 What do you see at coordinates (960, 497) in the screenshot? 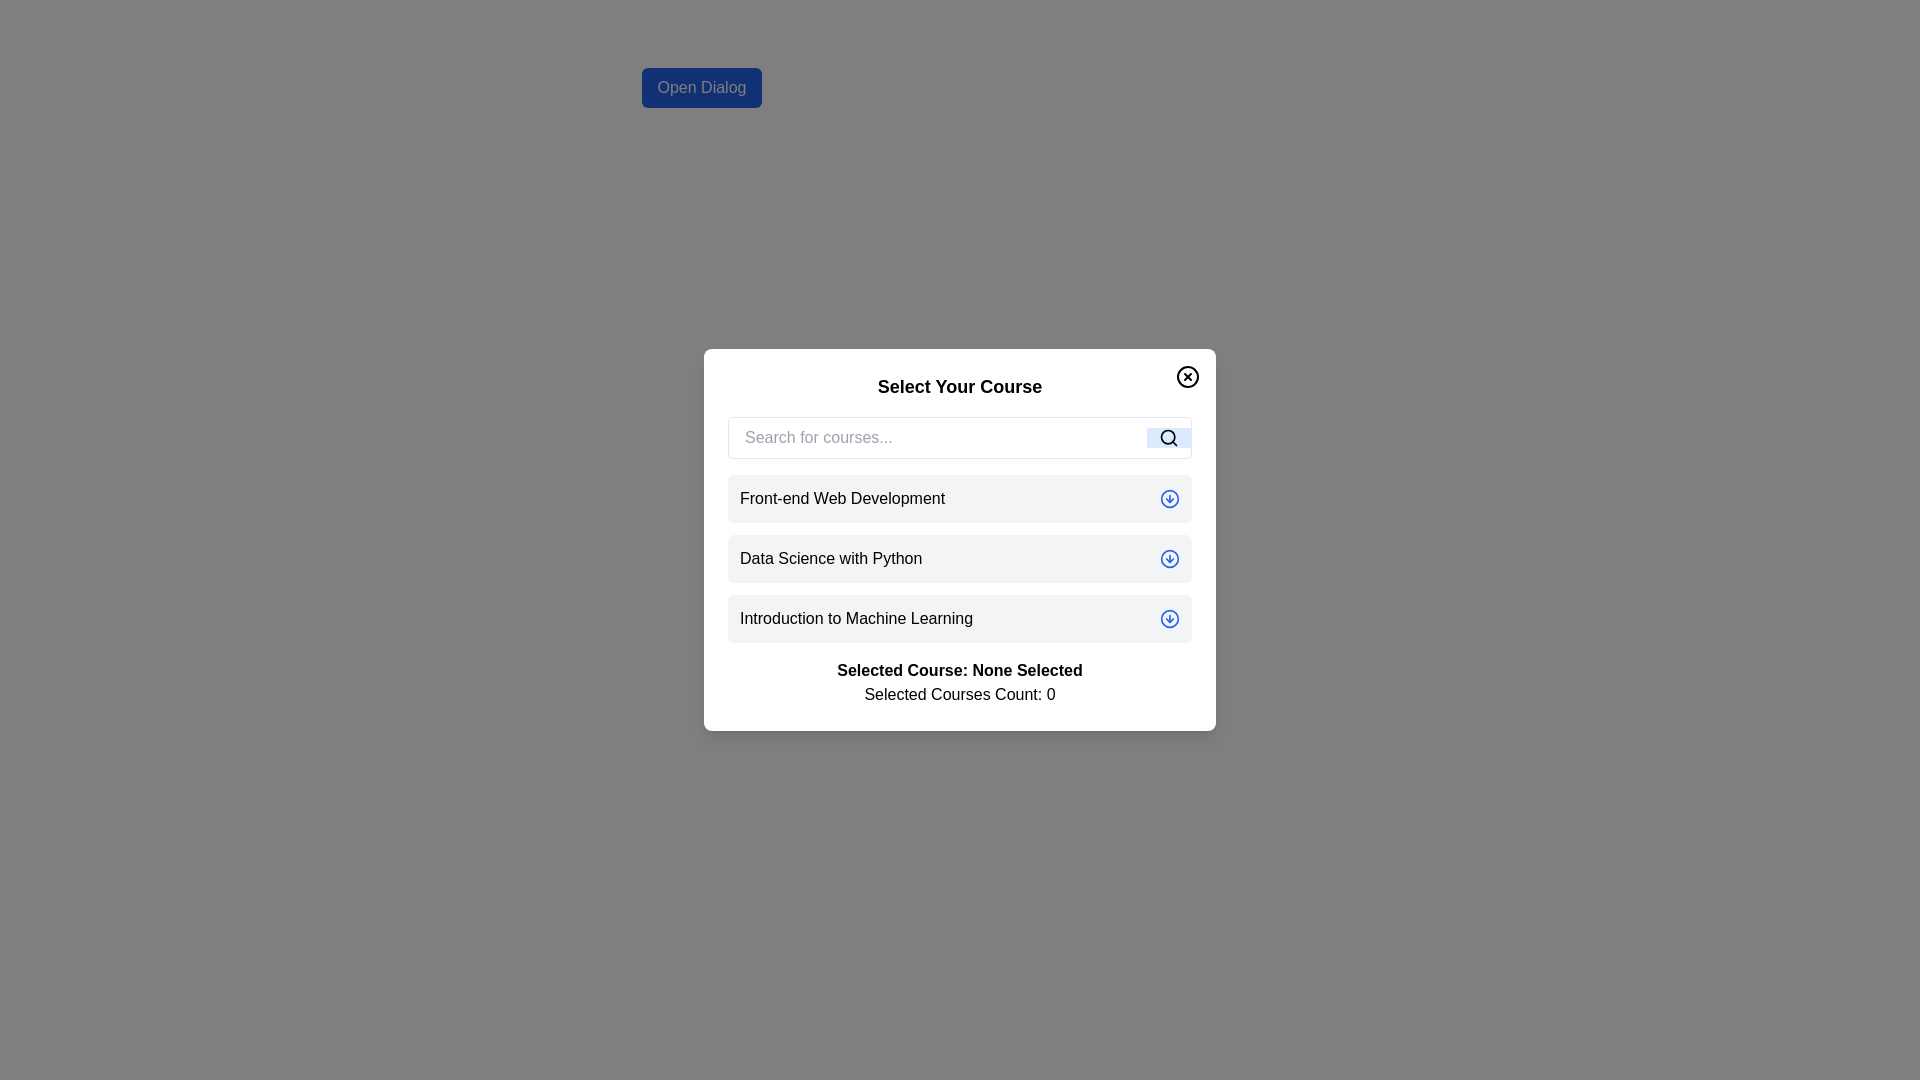
I see `the first course entry module named 'Front-end Web Development'` at bounding box center [960, 497].